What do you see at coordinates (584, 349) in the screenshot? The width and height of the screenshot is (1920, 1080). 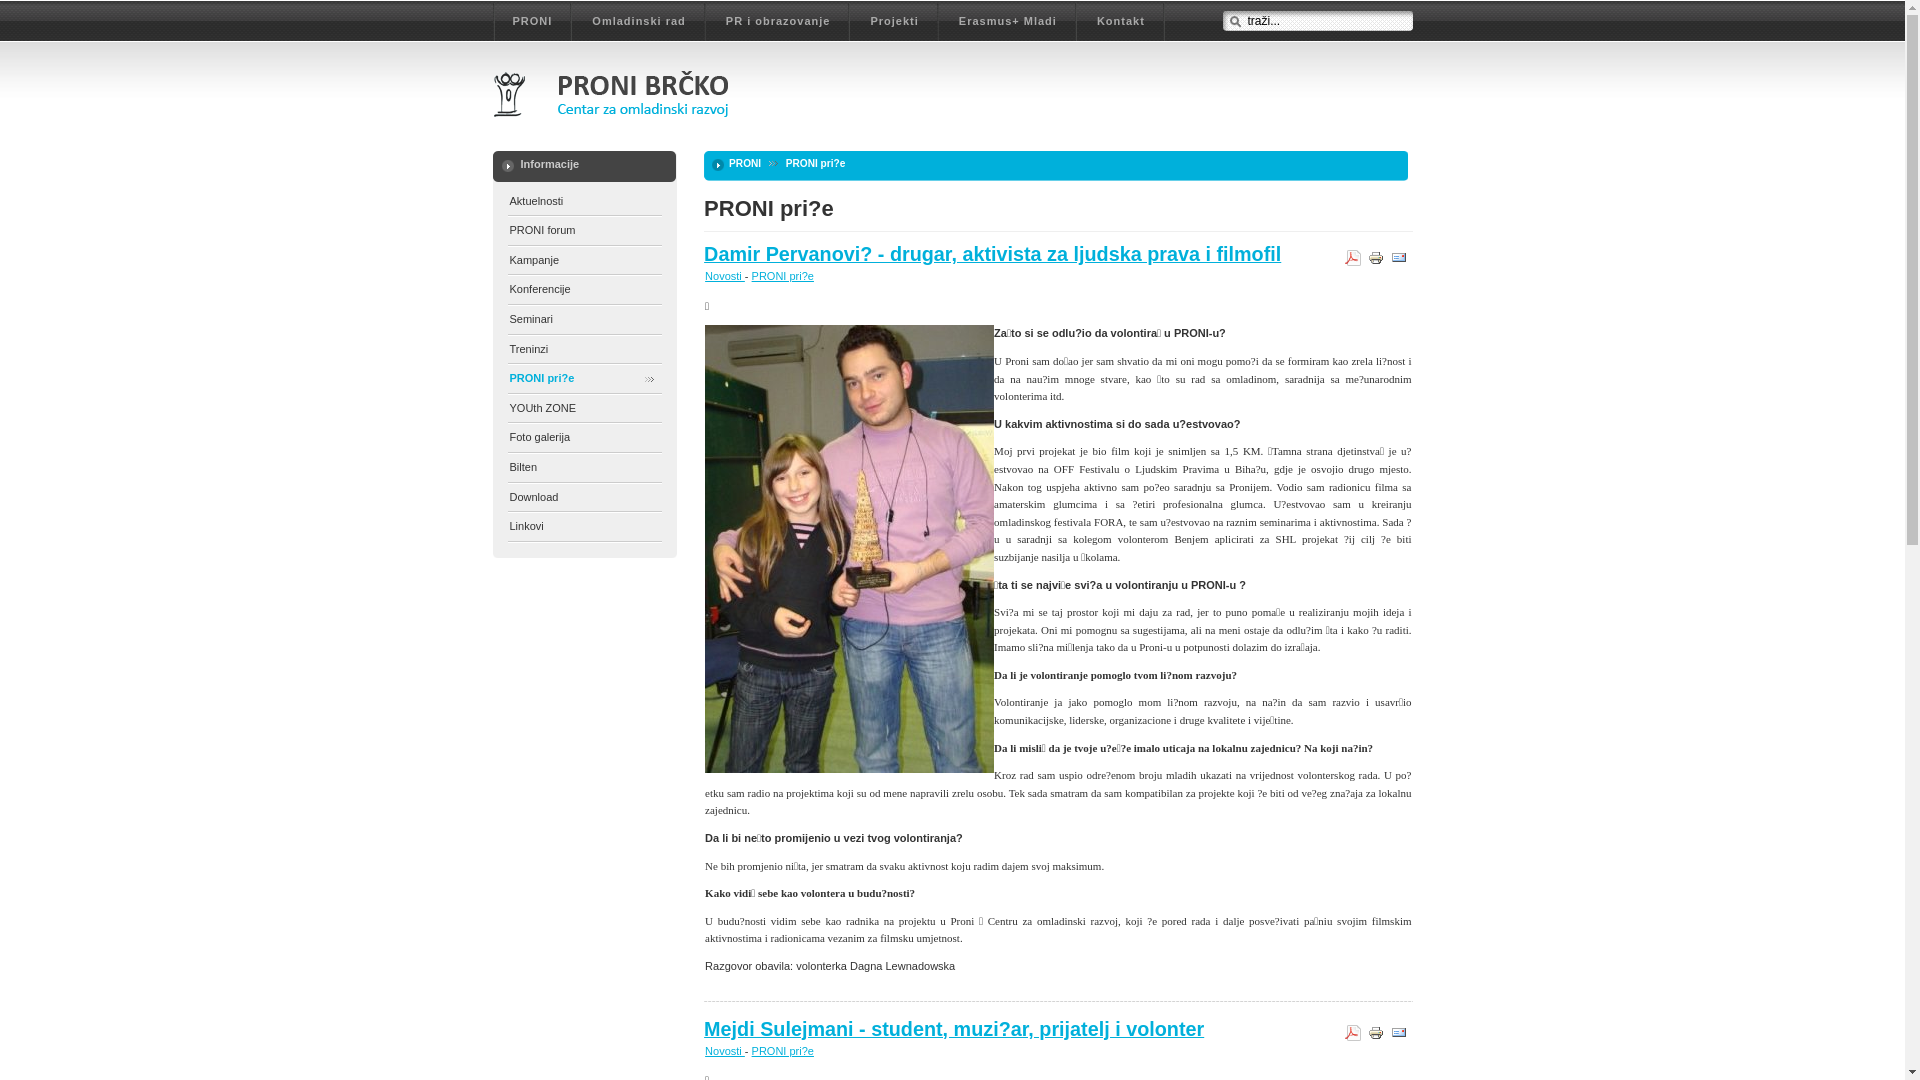 I see `'Treninzi'` at bounding box center [584, 349].